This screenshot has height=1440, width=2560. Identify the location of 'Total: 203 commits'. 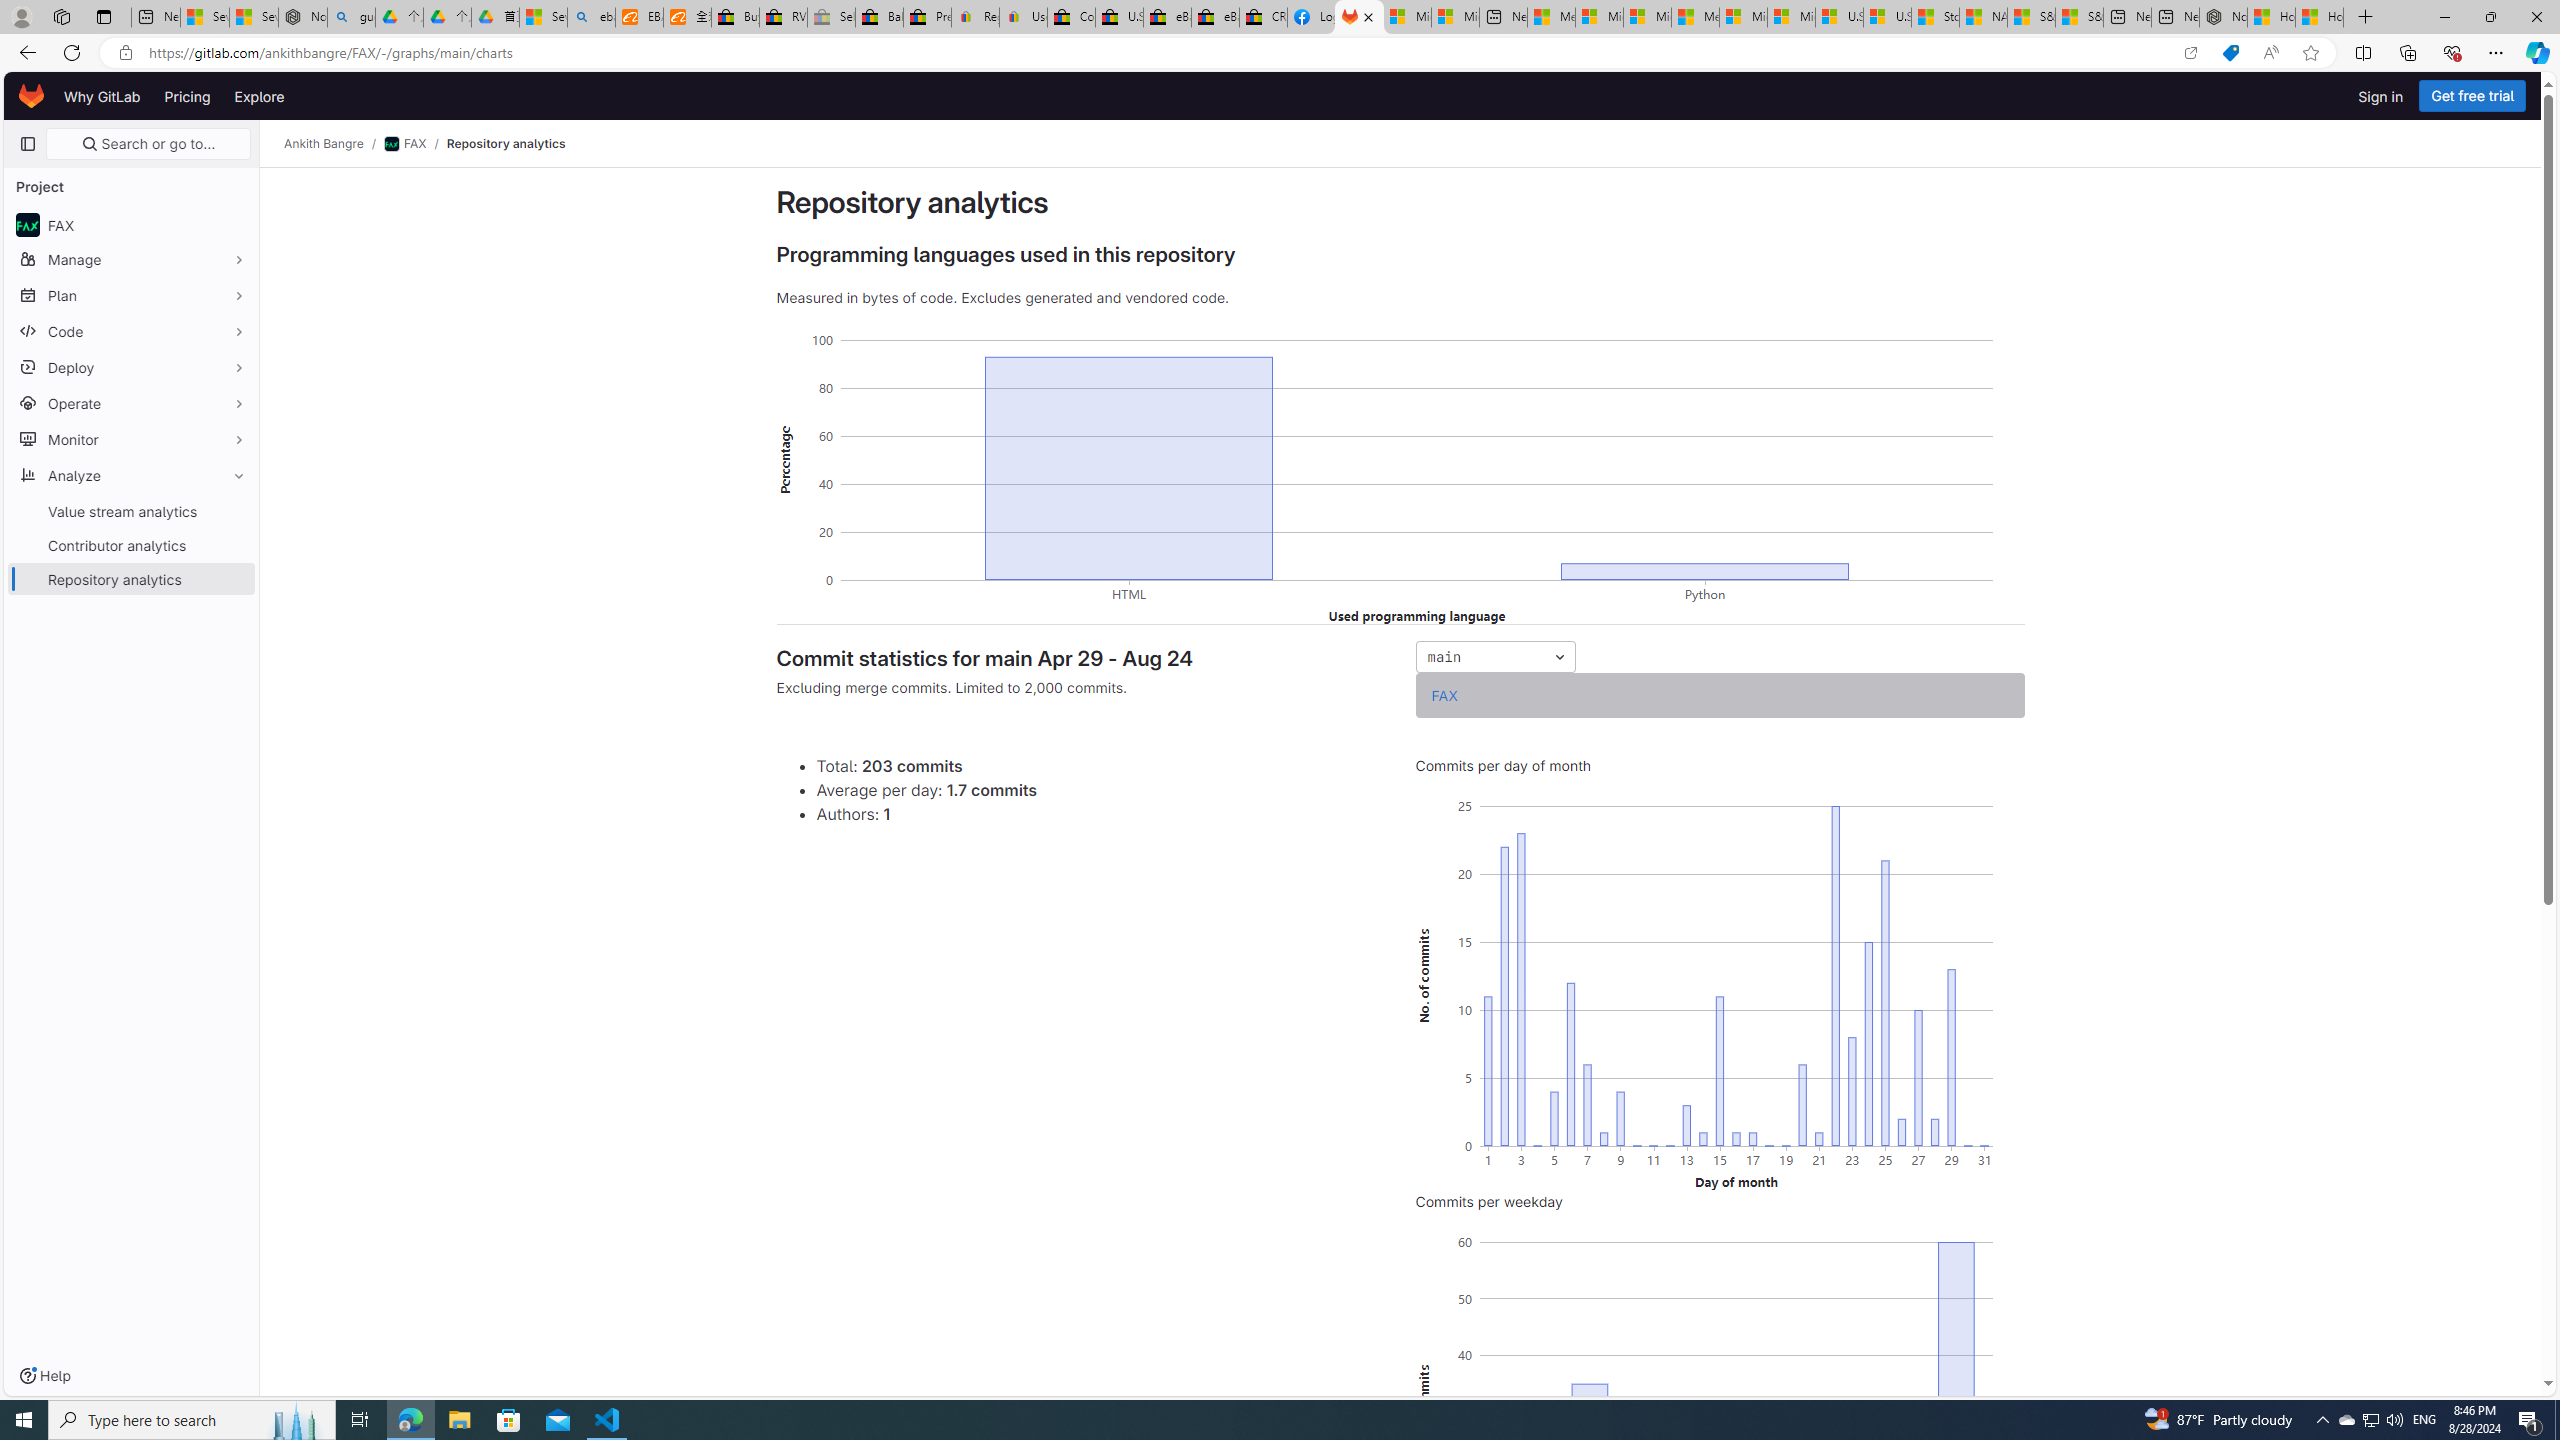
(1100, 765).